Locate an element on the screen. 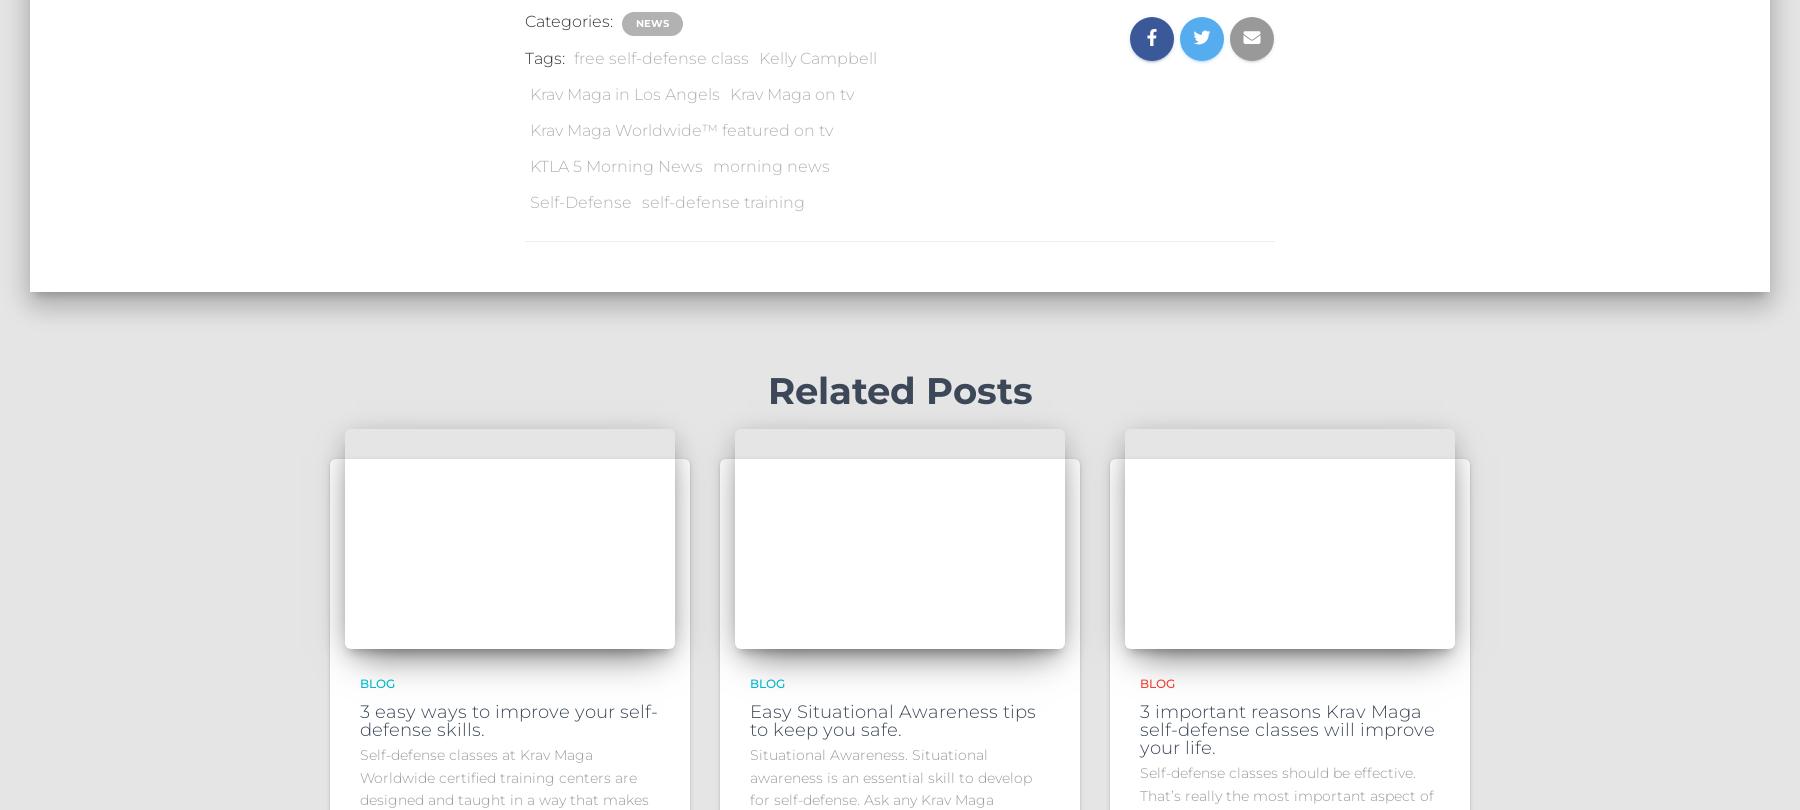 The width and height of the screenshot is (1800, 810). 'morning news' is located at coordinates (770, 165).